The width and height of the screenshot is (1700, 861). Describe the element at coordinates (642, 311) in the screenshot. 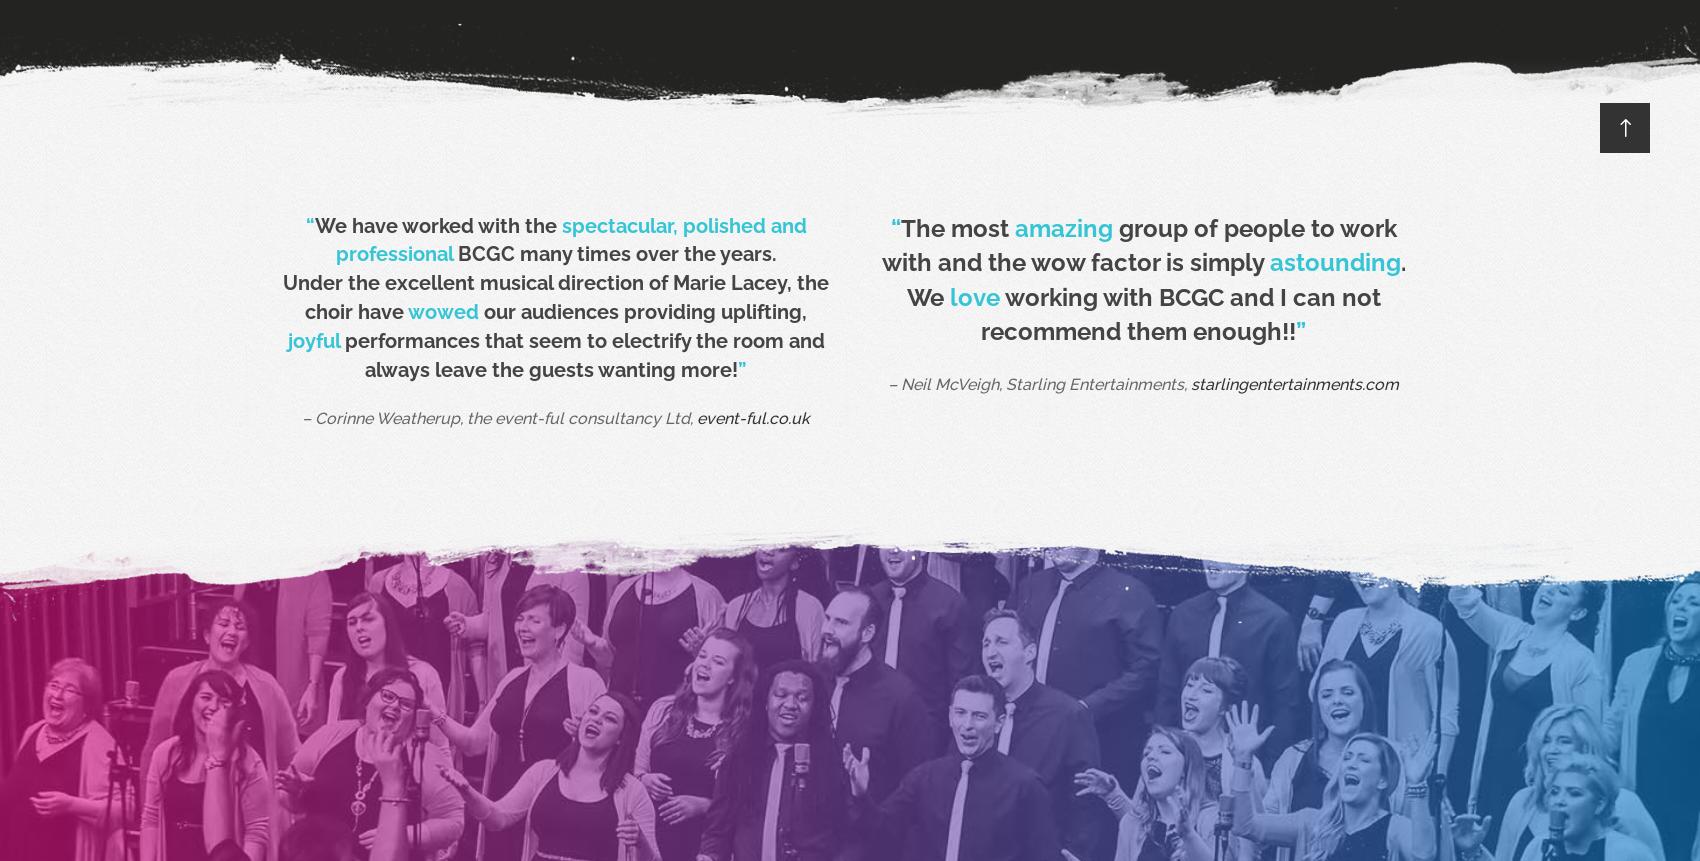

I see `'our audiences providing uplifting,'` at that location.